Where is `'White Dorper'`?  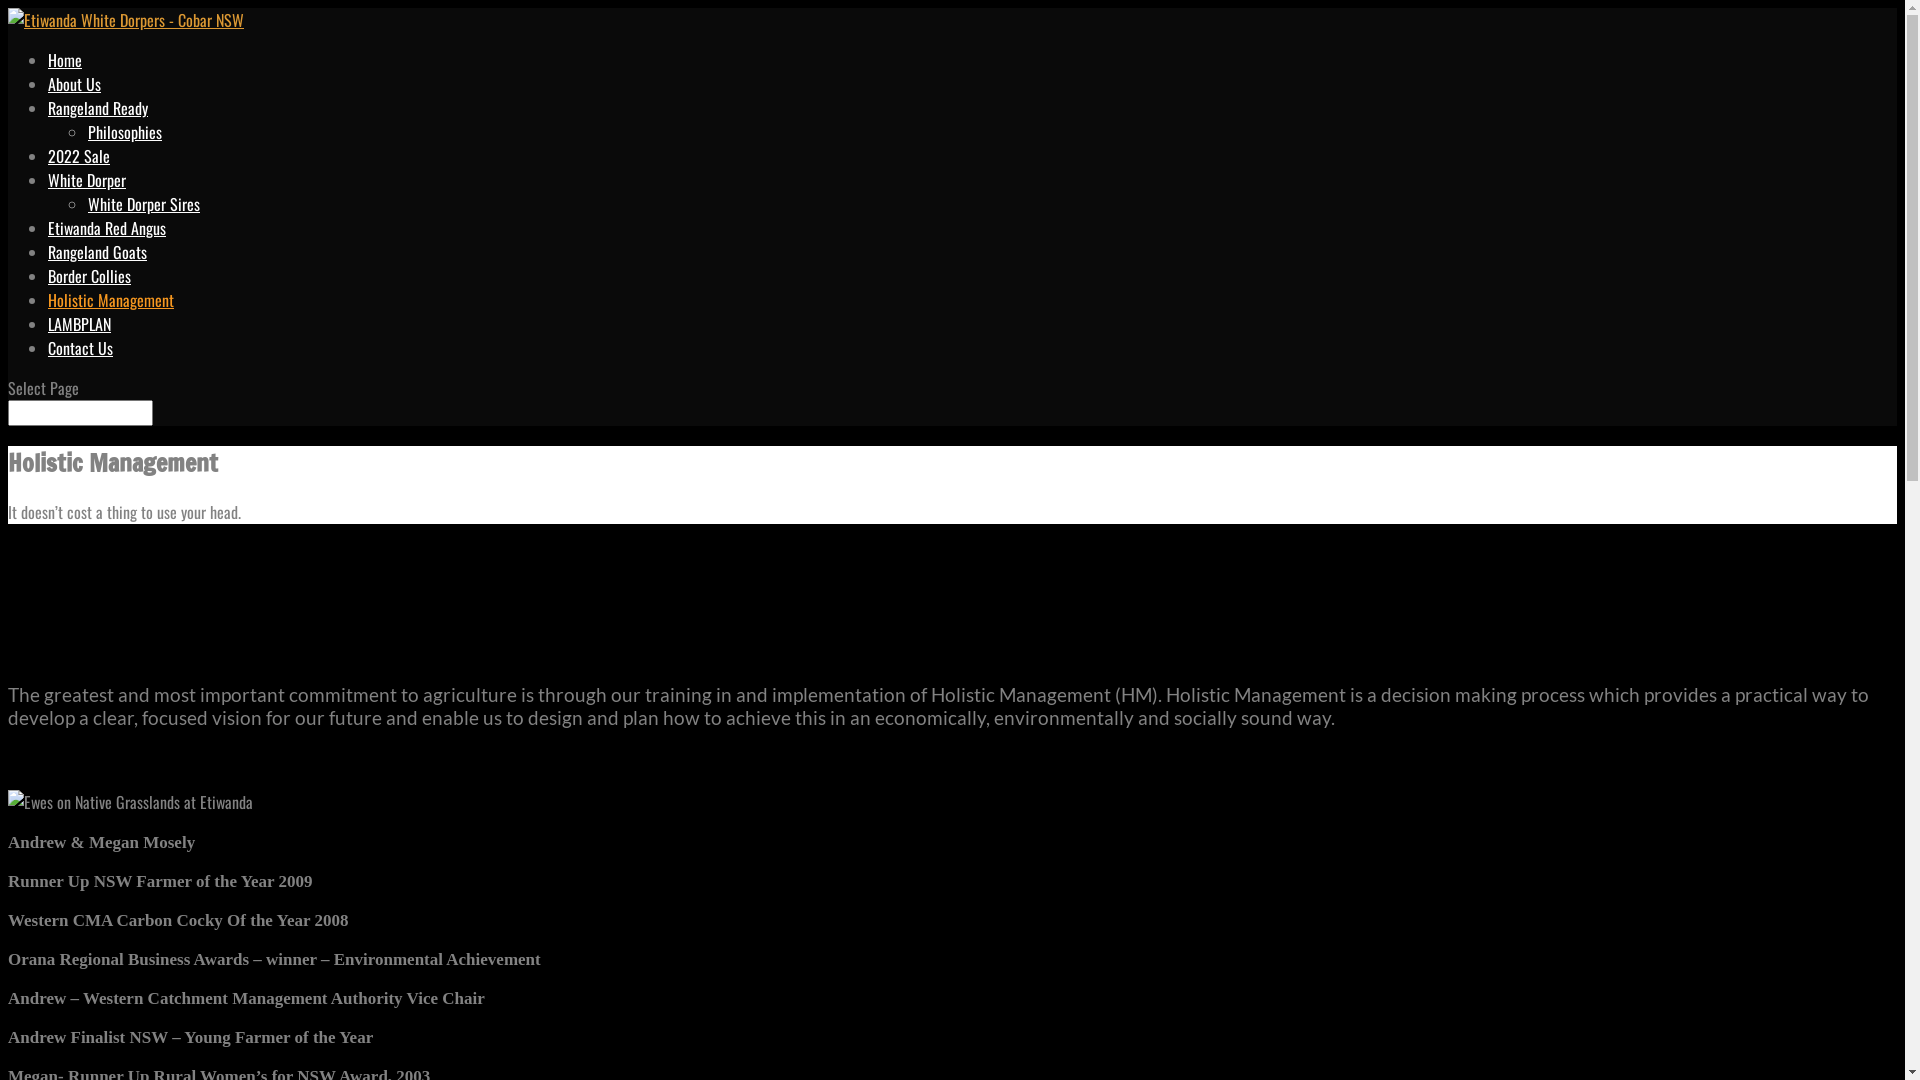
'White Dorper' is located at coordinates (85, 180).